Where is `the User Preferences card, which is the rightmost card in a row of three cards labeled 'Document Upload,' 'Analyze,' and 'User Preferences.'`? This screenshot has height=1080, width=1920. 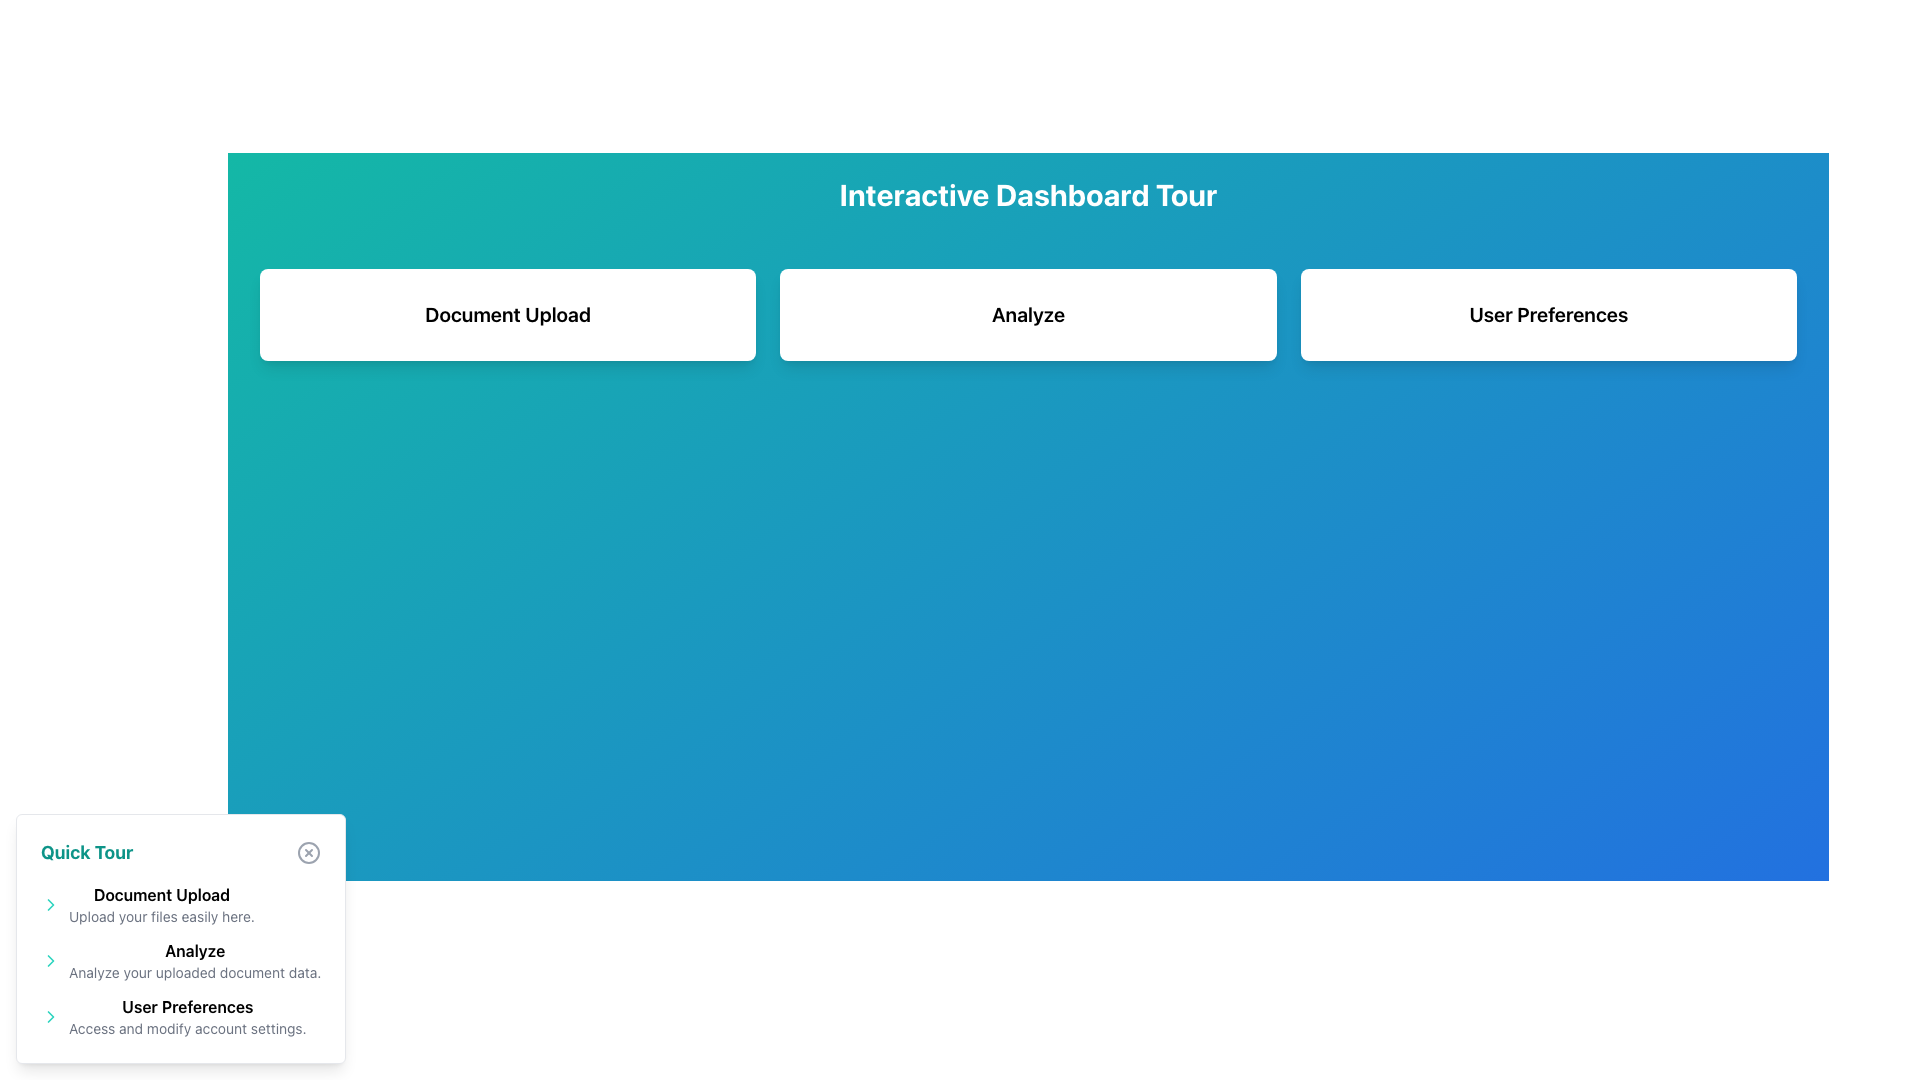 the User Preferences card, which is the rightmost card in a row of three cards labeled 'Document Upload,' 'Analyze,' and 'User Preferences.' is located at coordinates (1547, 315).